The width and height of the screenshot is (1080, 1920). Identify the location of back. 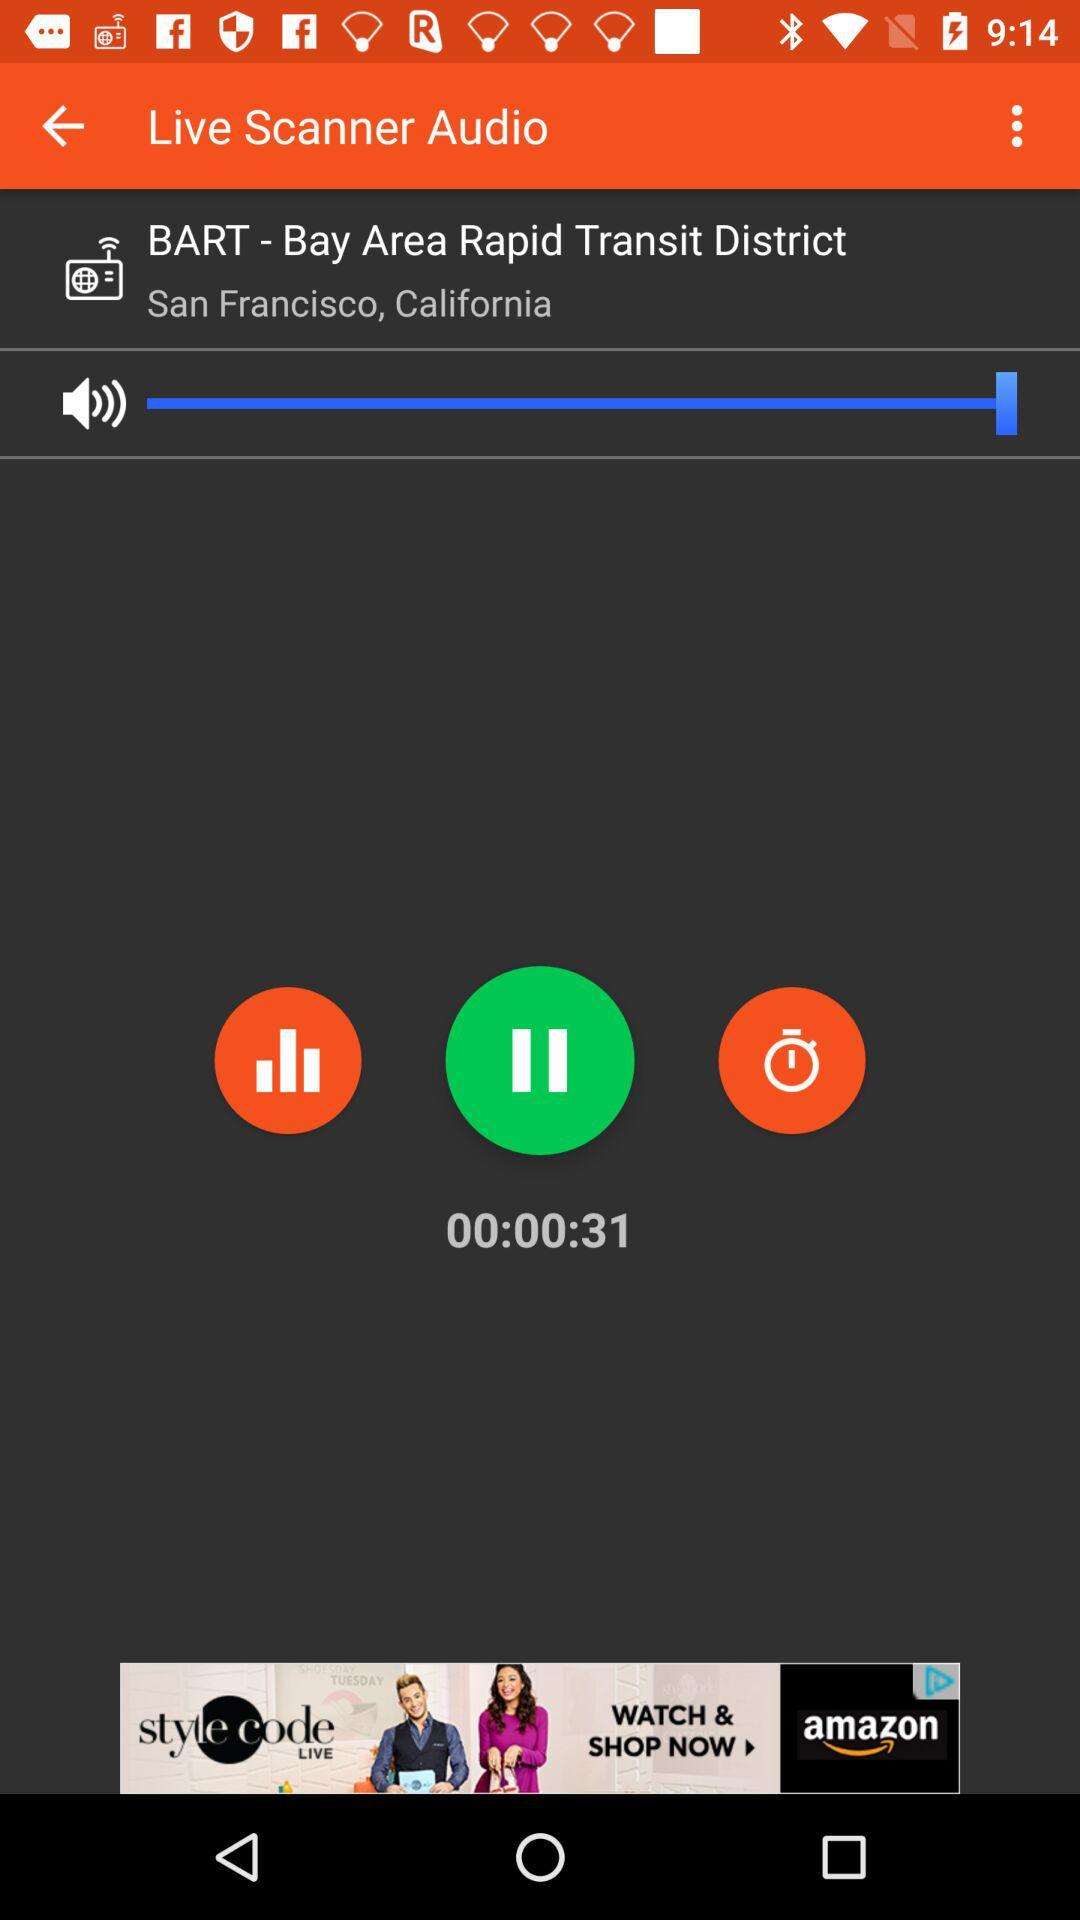
(61, 124).